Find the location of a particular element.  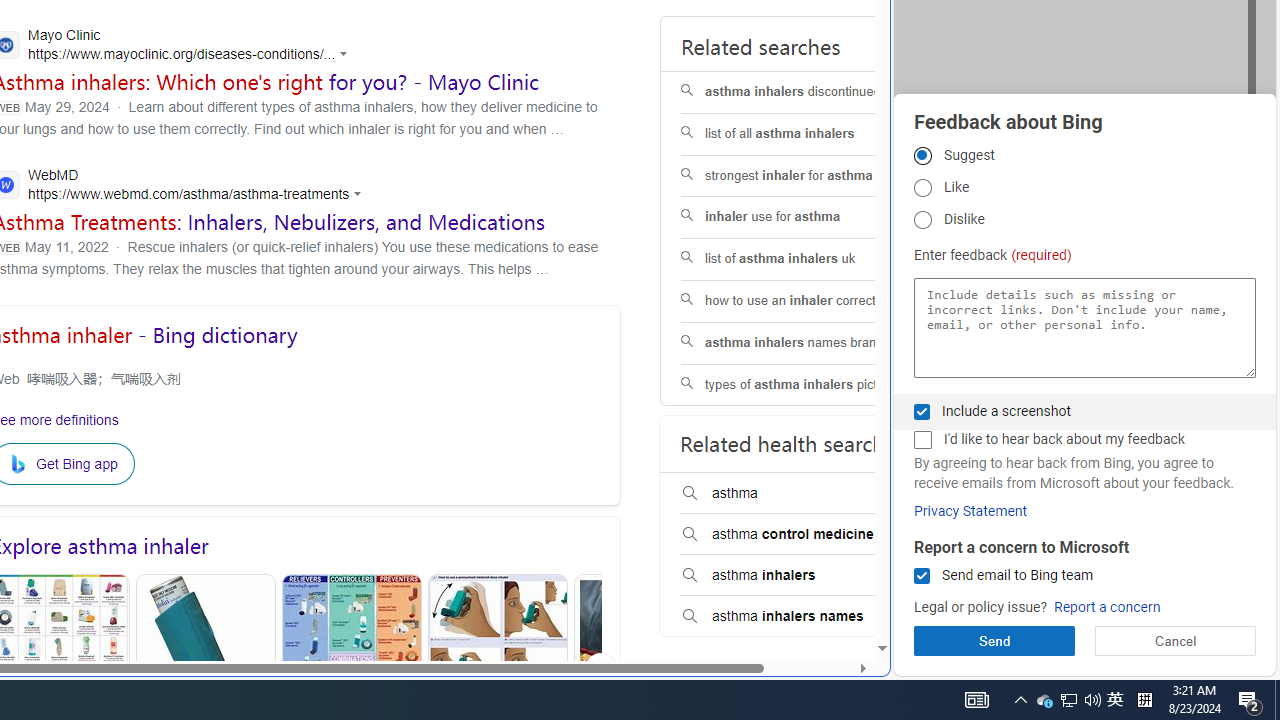

'list of all asthma inhalers' is located at coordinates (807, 133).